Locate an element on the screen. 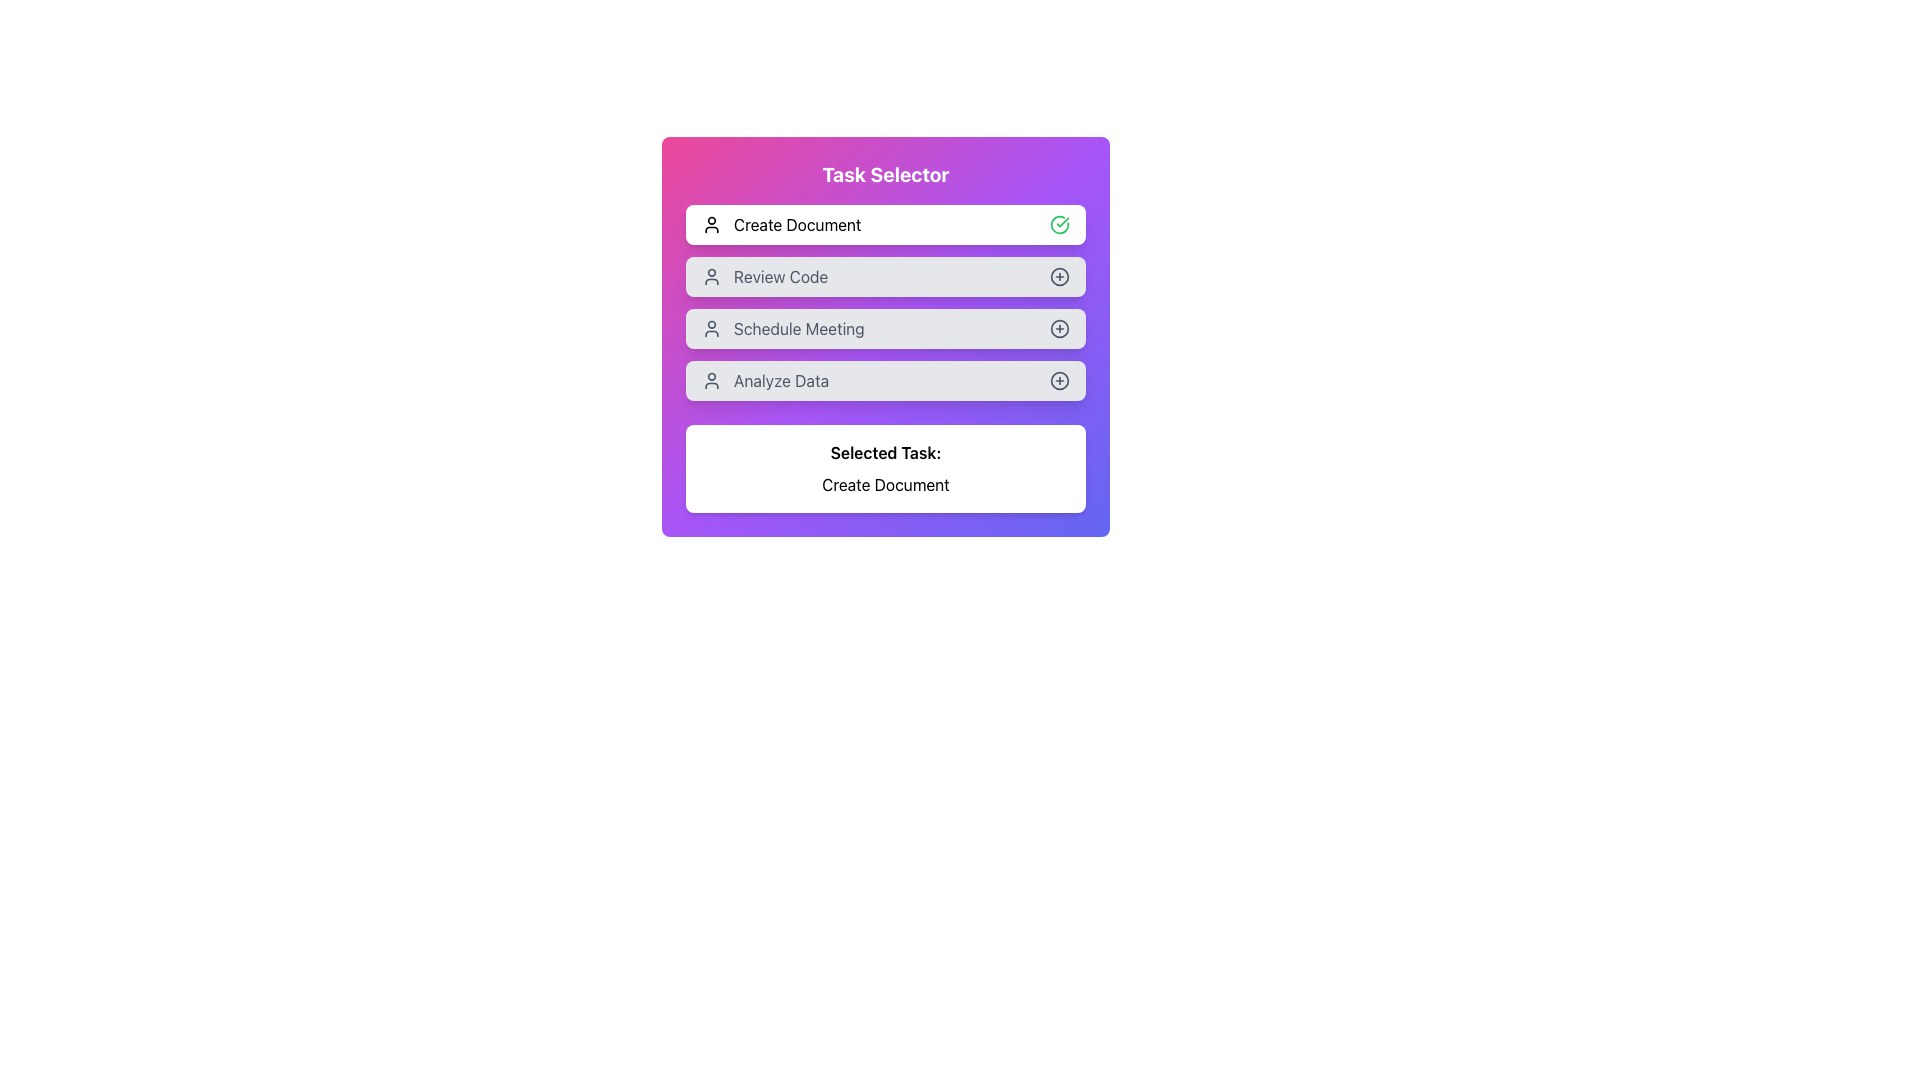 The image size is (1920, 1080). the green circular icon with a check mark that indicates success or confirmation, located to the right of the 'Create Document' button is located at coordinates (1059, 224).